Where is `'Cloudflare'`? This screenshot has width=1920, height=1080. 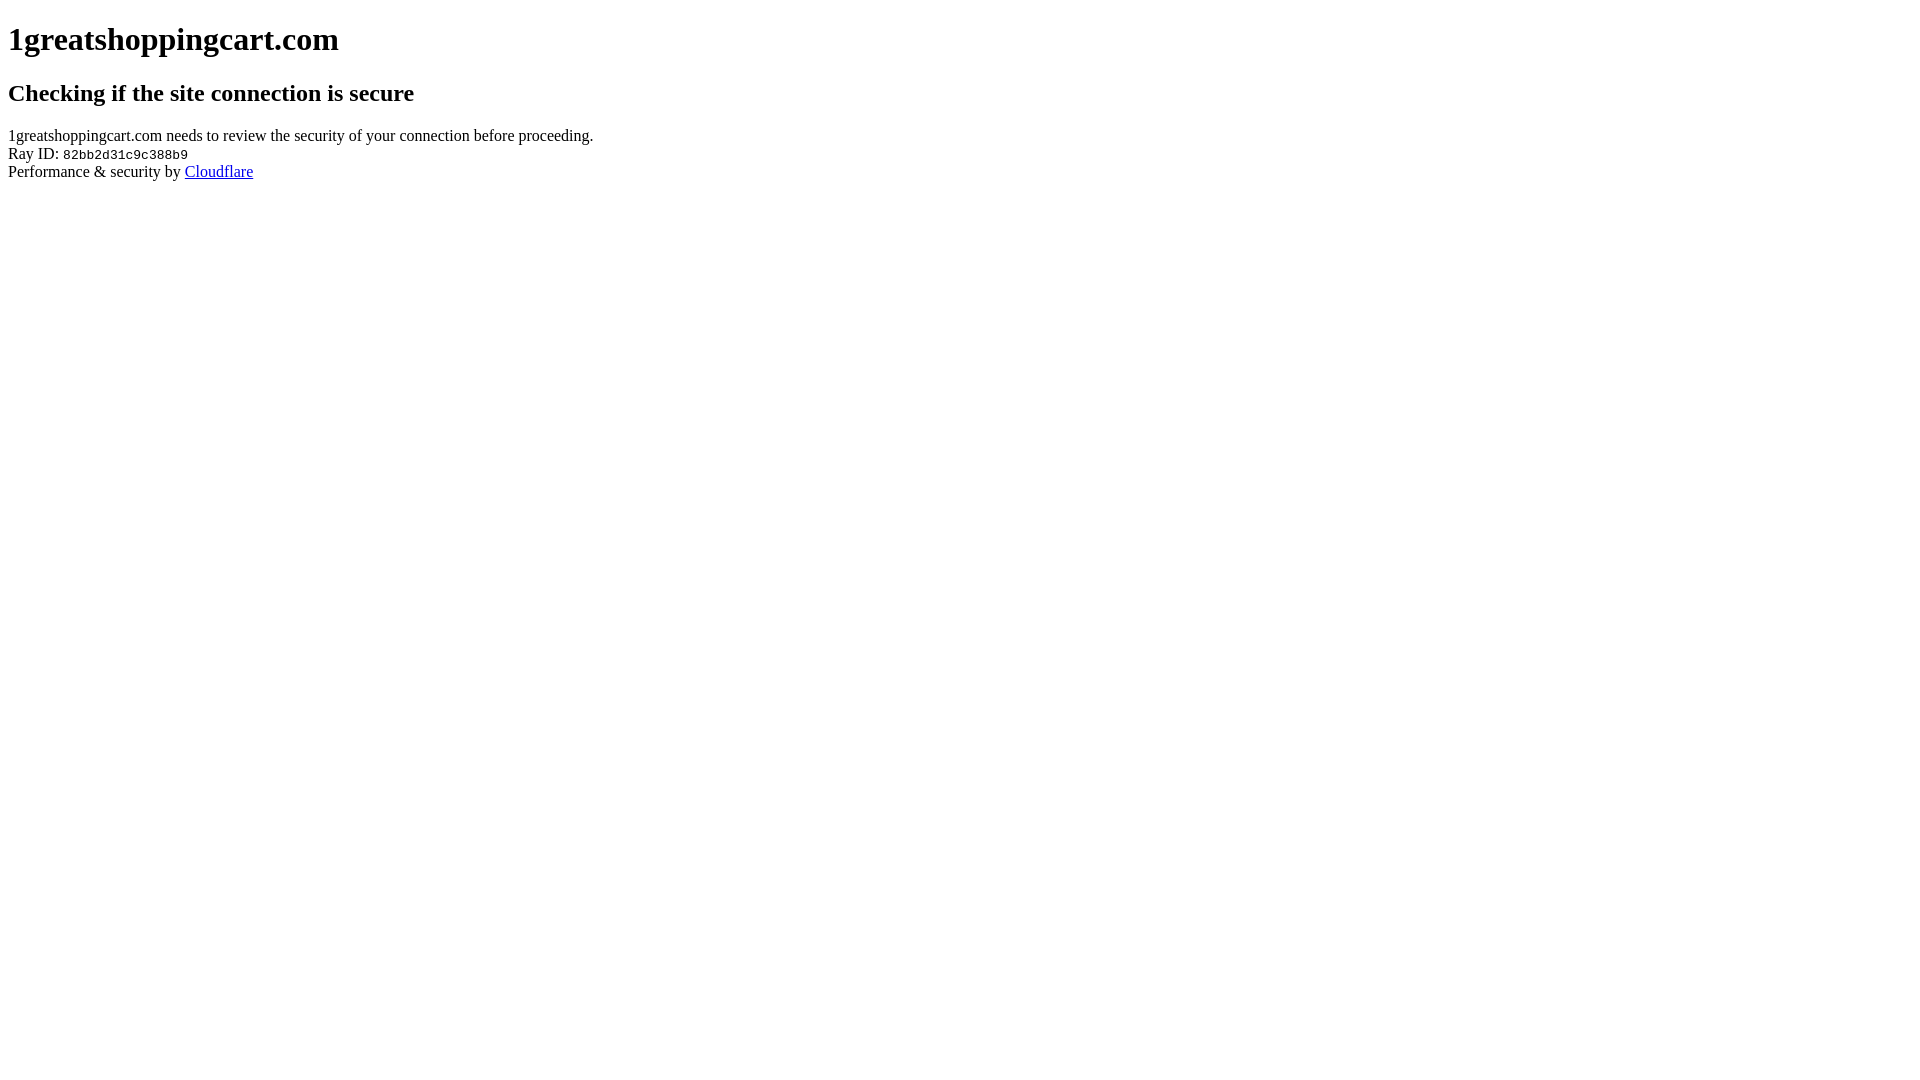
'Cloudflare' is located at coordinates (219, 170).